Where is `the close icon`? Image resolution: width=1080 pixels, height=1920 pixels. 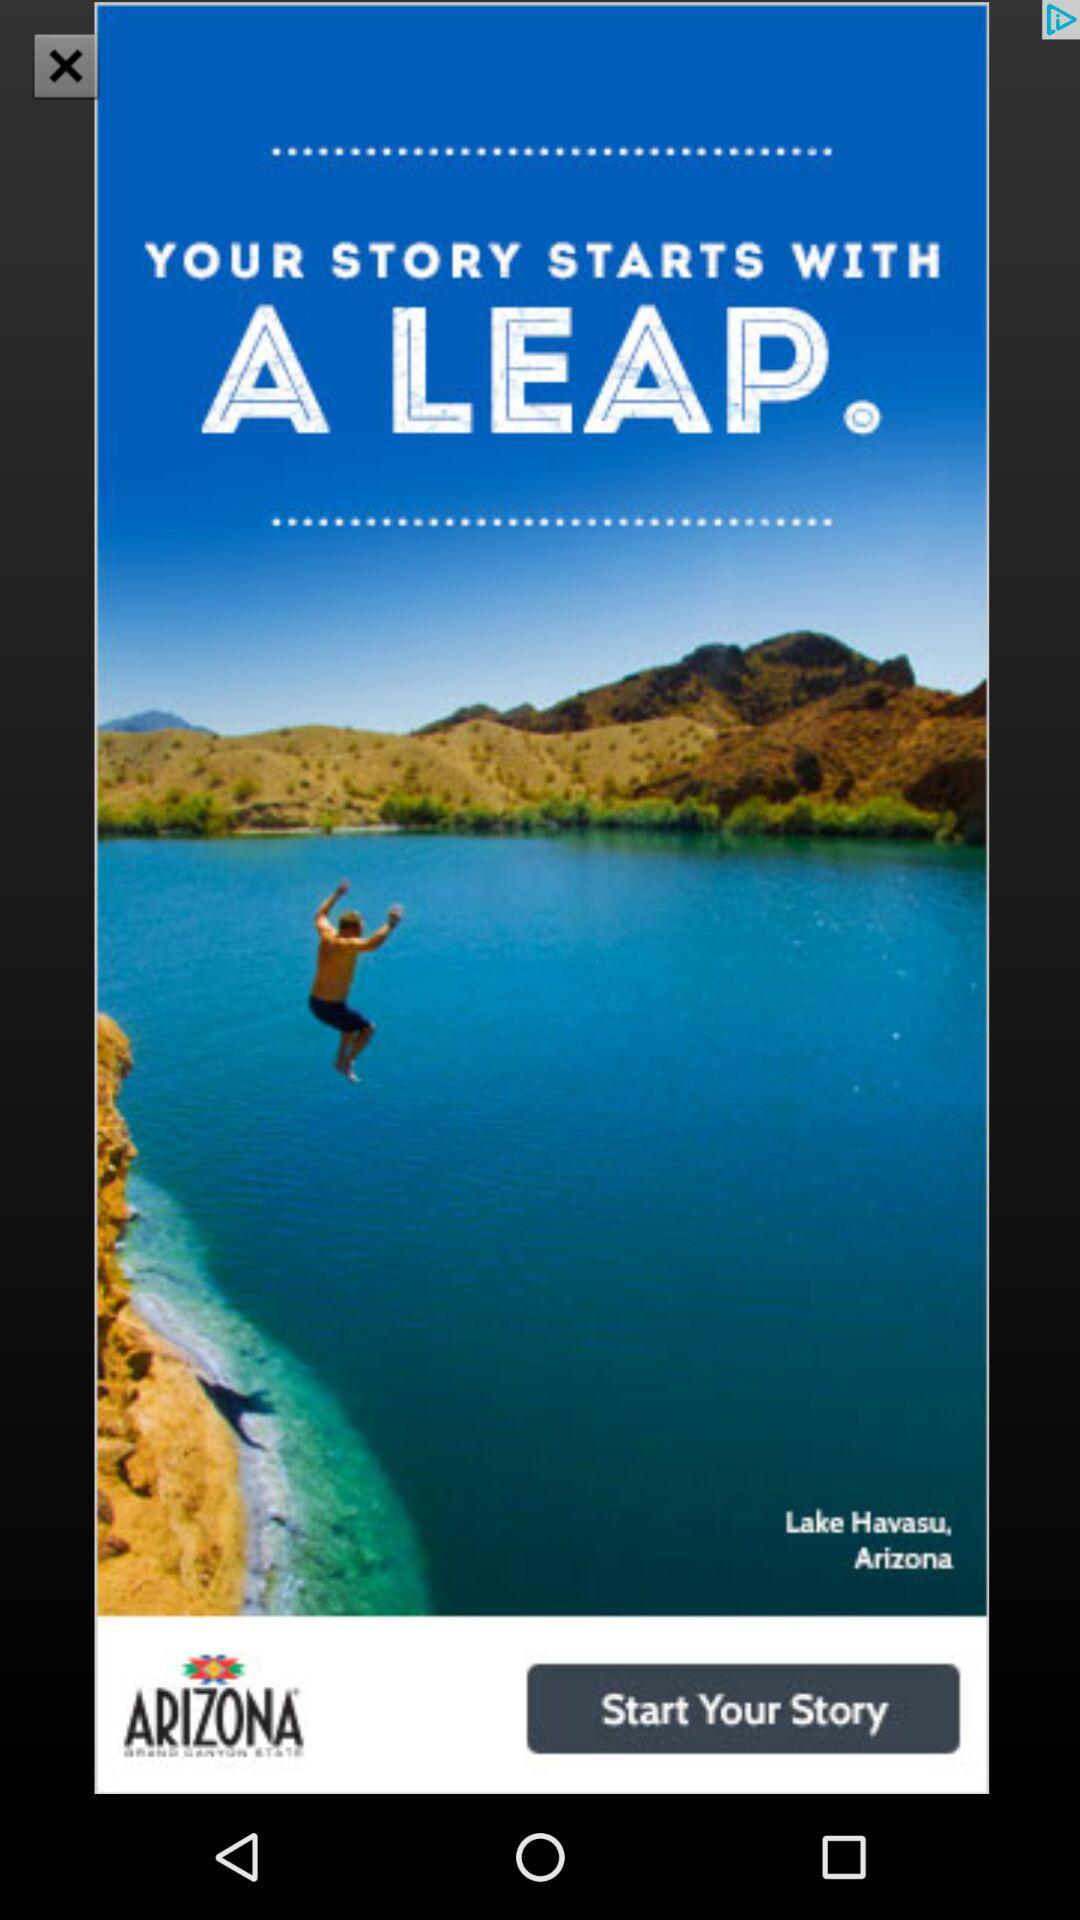 the close icon is located at coordinates (91, 97).